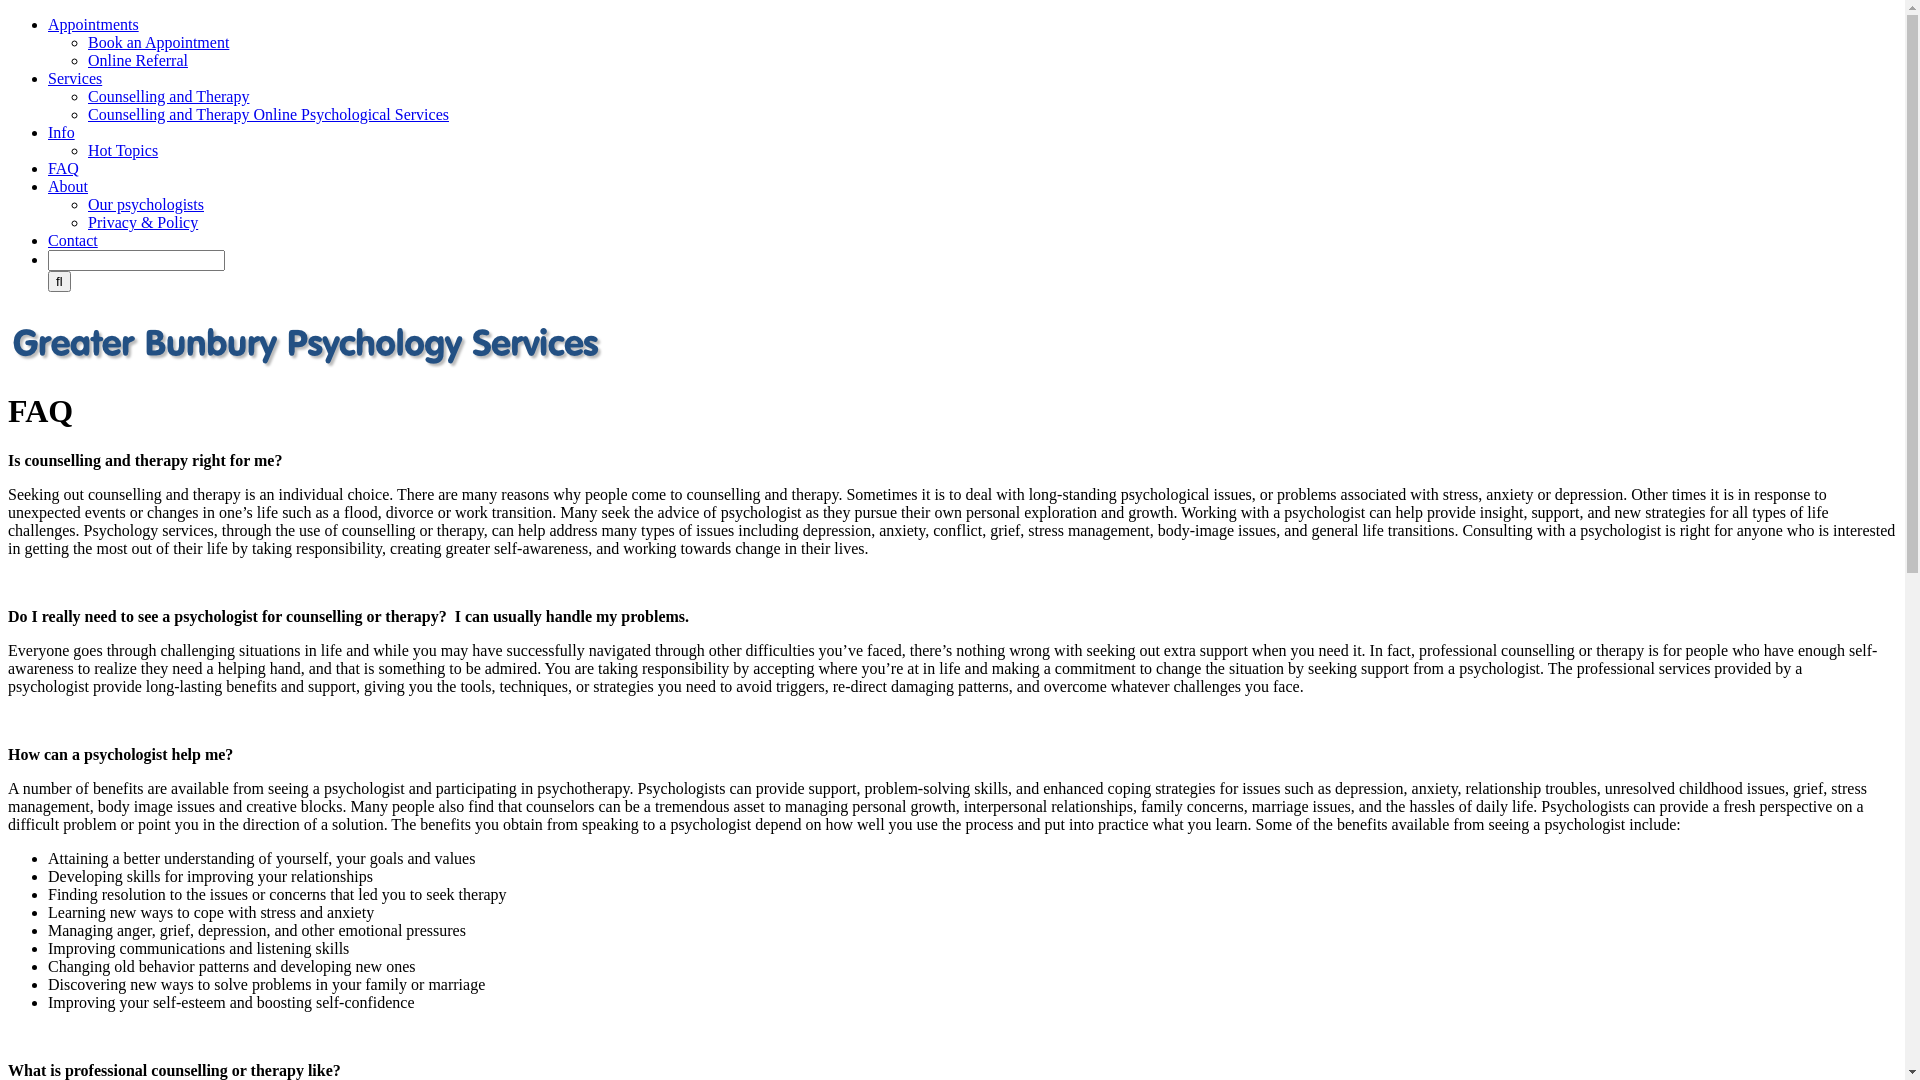  I want to click on 'Online Referral', so click(137, 59).